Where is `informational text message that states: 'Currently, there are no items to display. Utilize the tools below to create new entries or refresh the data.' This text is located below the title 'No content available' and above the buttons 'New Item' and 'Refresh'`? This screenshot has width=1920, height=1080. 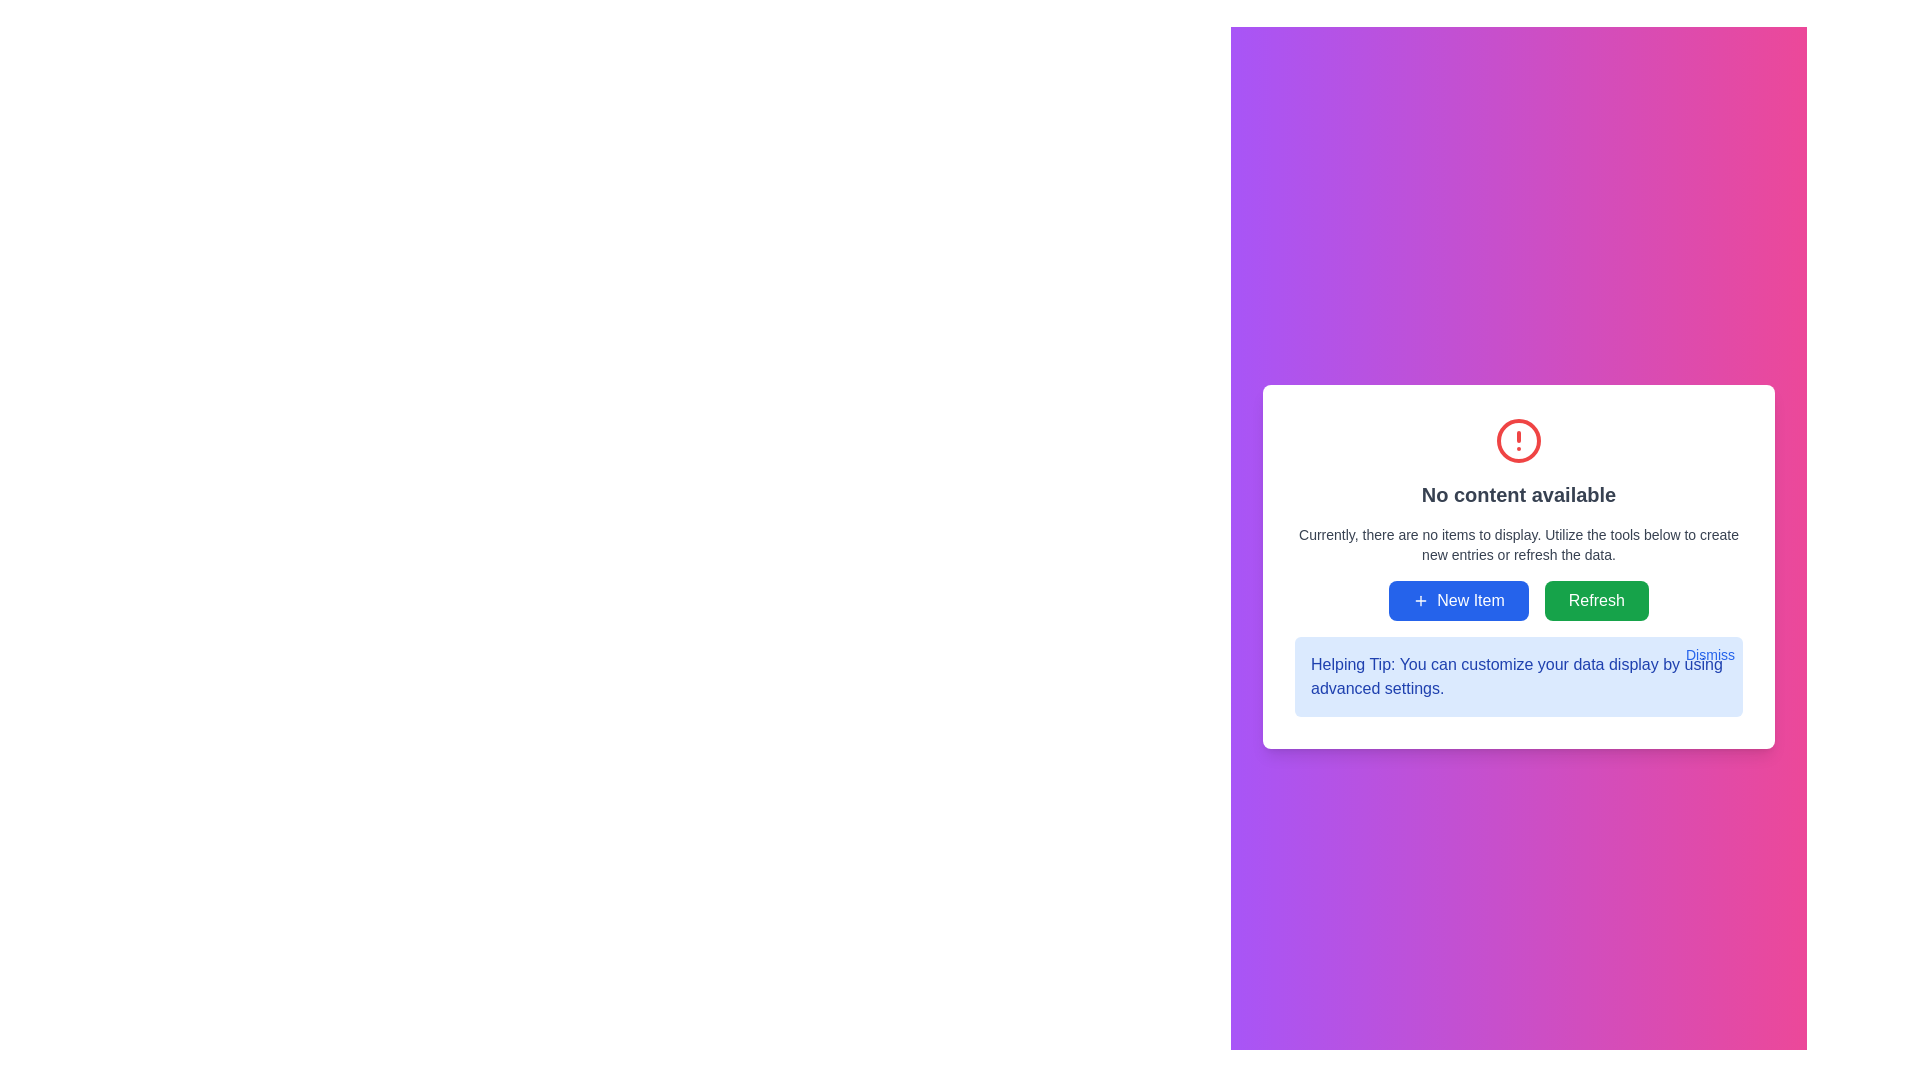 informational text message that states: 'Currently, there are no items to display. Utilize the tools below to create new entries or refresh the data.' This text is located below the title 'No content available' and above the buttons 'New Item' and 'Refresh' is located at coordinates (1518, 544).